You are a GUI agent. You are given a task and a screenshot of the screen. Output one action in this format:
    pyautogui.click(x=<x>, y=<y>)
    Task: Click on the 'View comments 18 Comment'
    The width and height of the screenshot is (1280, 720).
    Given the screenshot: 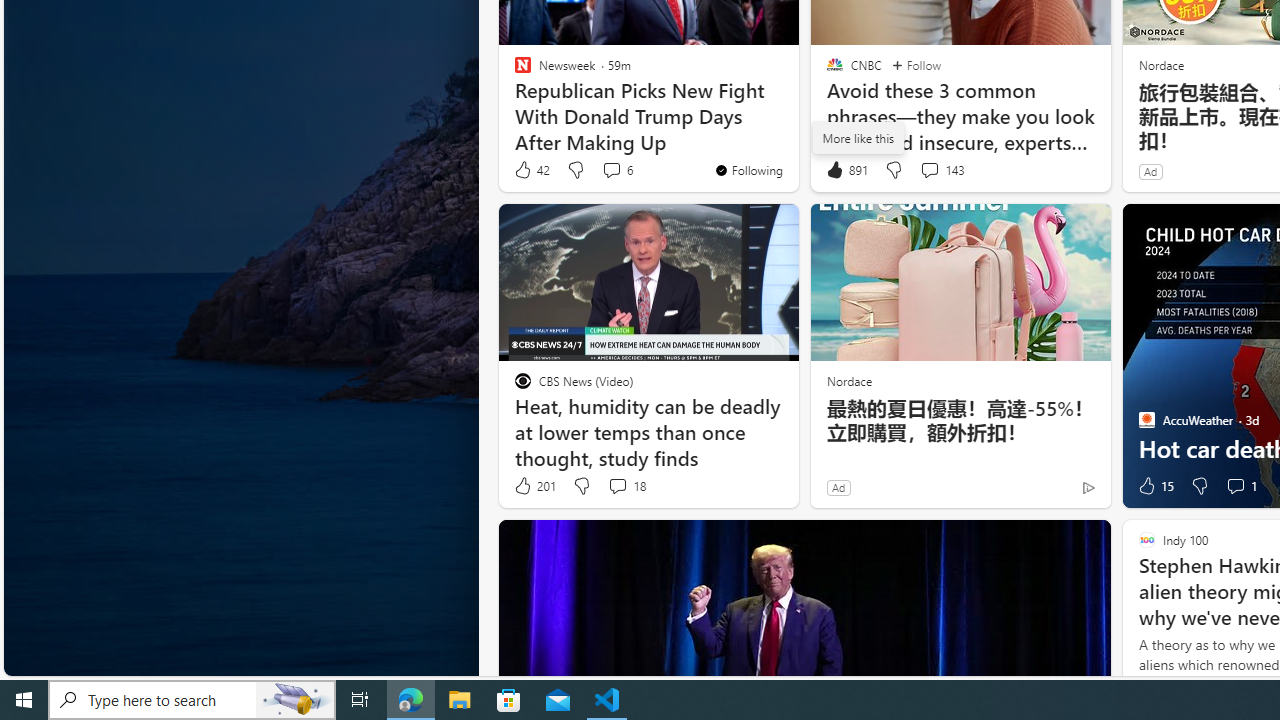 What is the action you would take?
    pyautogui.click(x=625, y=486)
    